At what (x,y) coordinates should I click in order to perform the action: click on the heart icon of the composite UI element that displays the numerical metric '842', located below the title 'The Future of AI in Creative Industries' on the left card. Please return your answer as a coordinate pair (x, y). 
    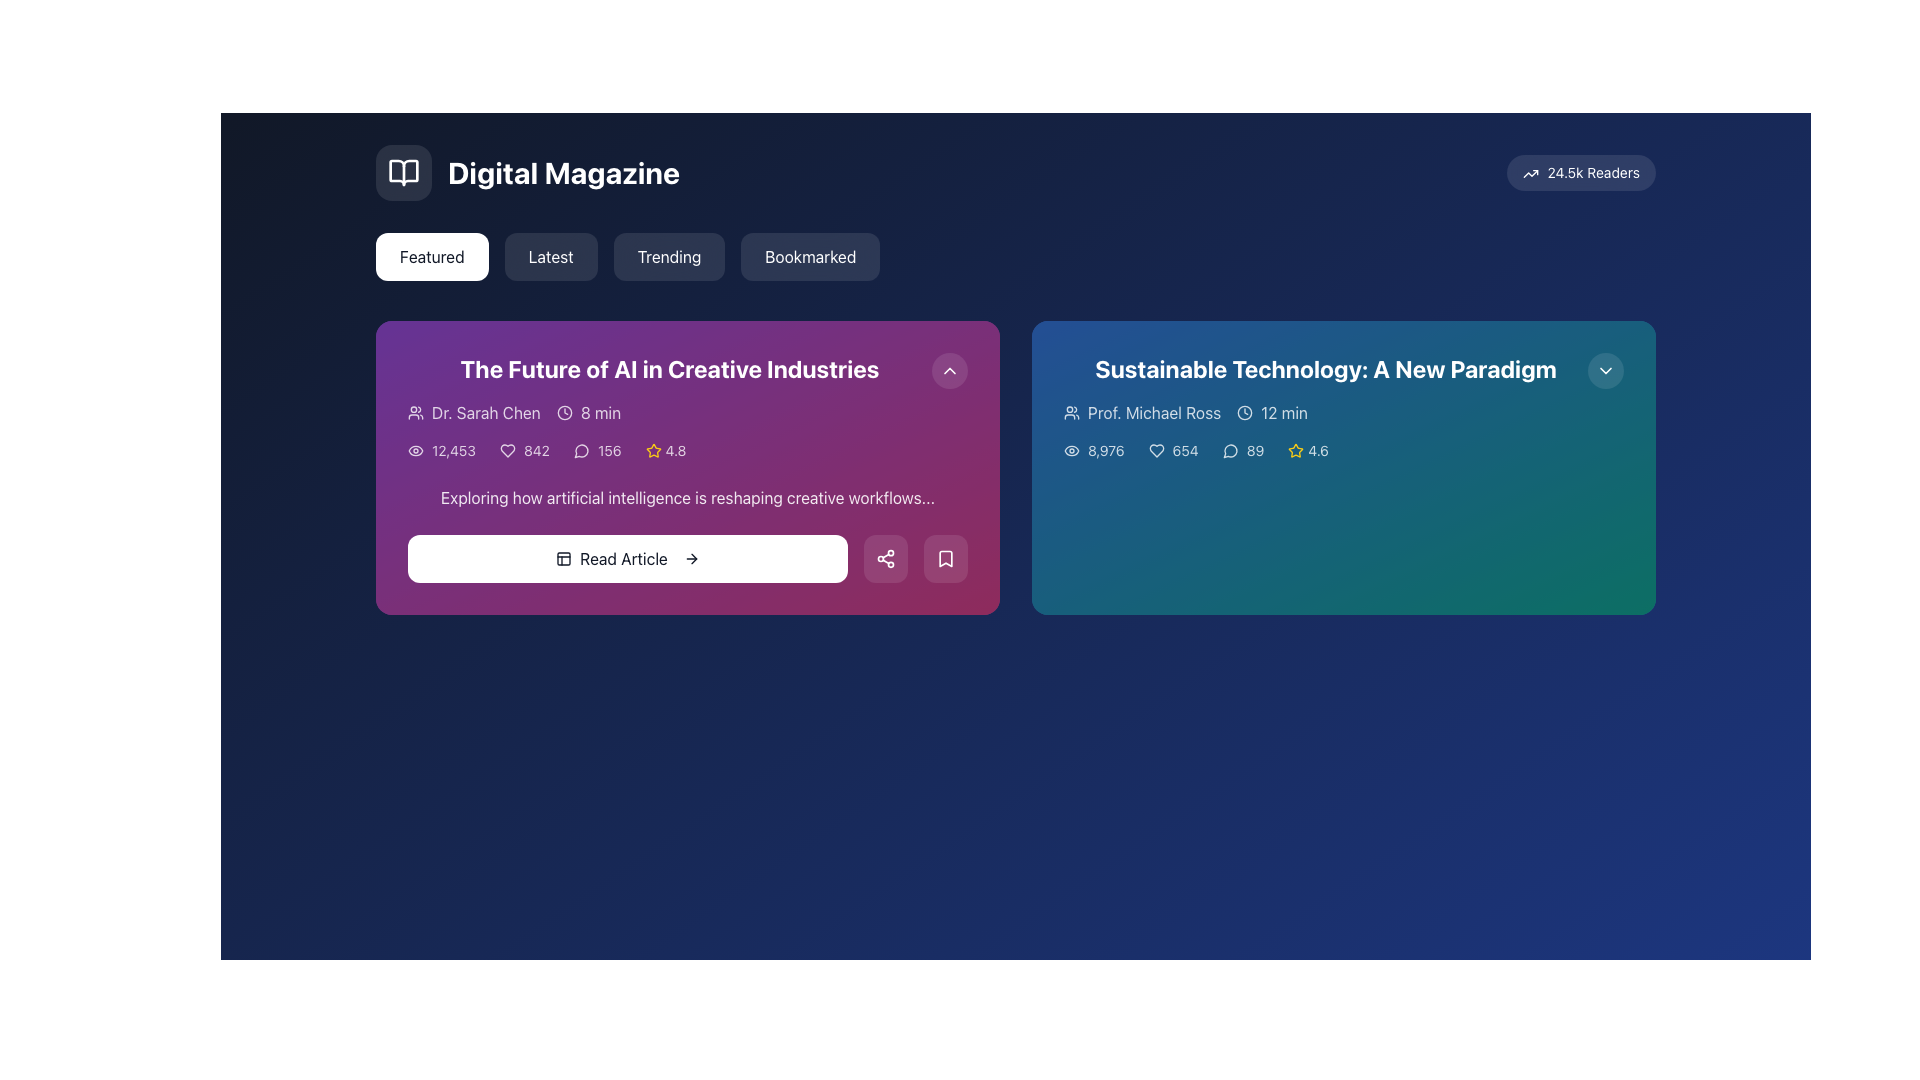
    Looking at the image, I should click on (524, 451).